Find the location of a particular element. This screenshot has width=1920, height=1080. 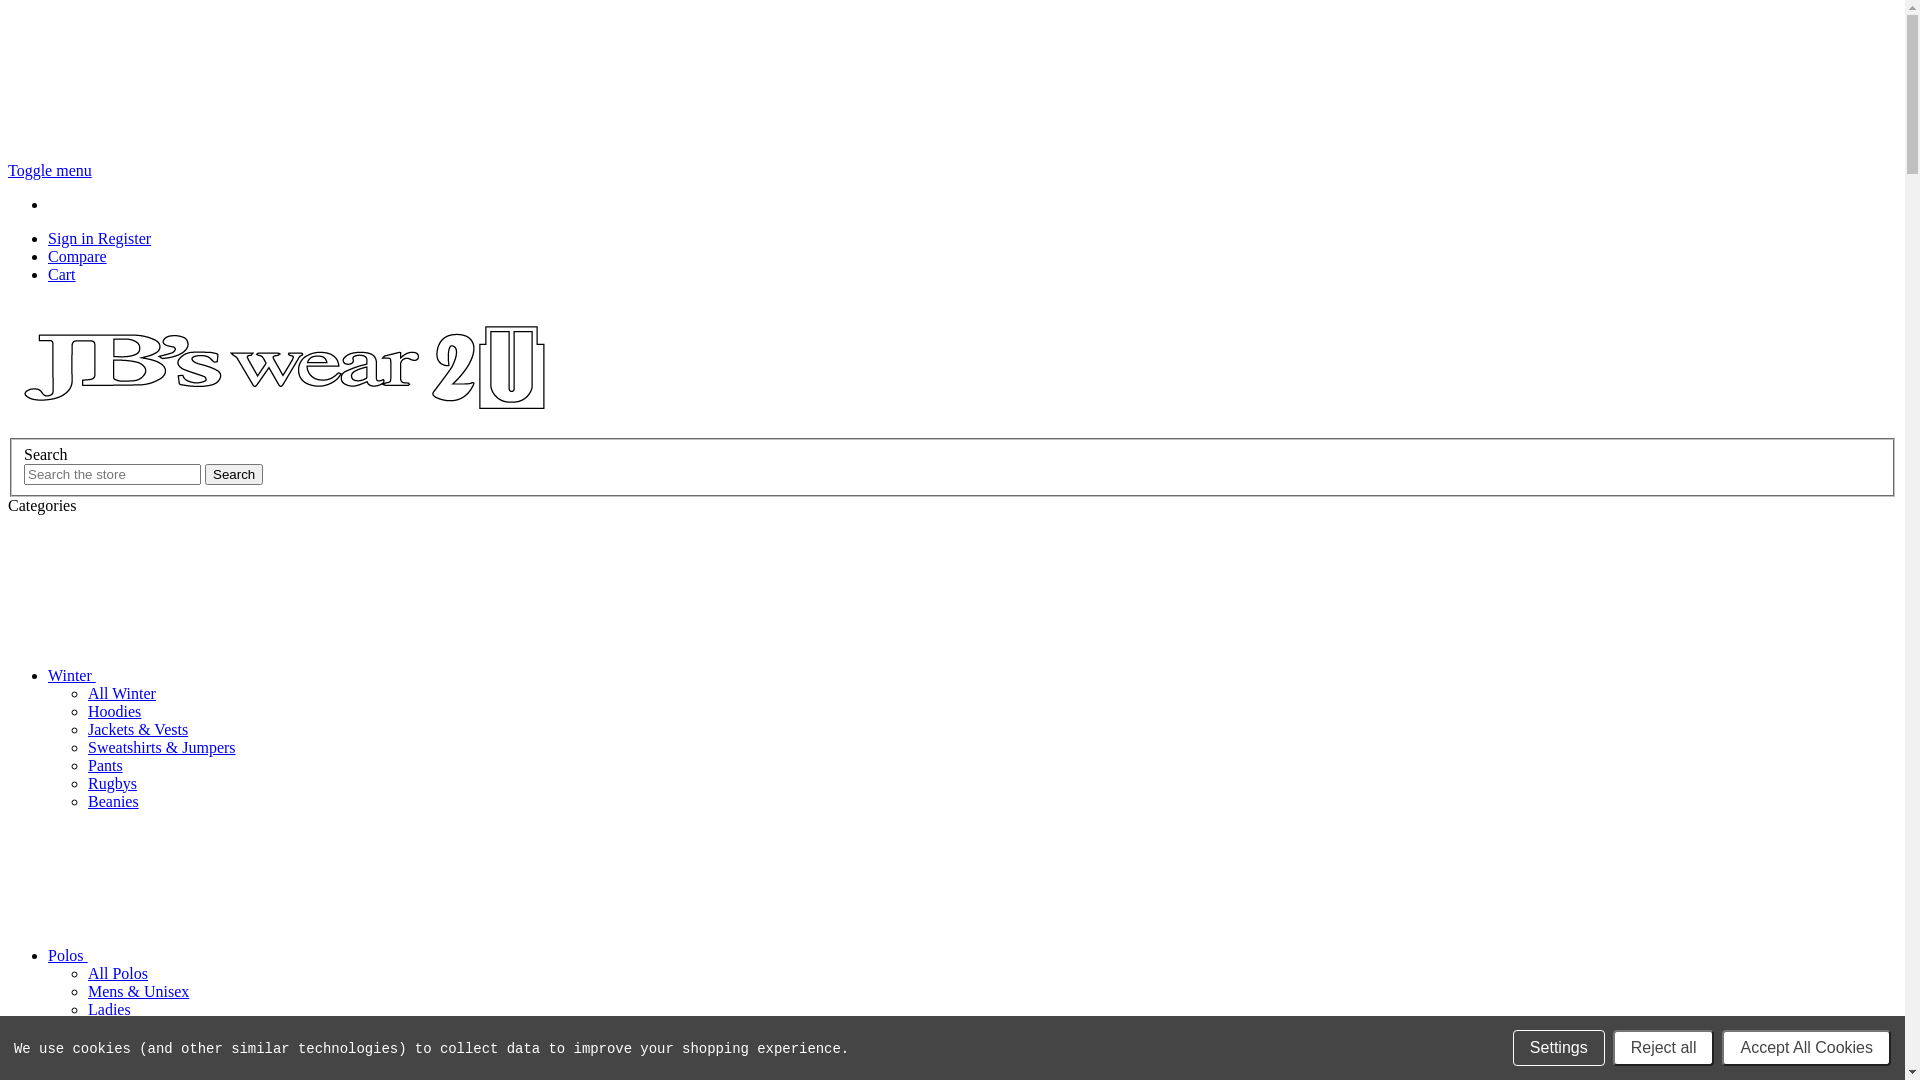

'Sign in' is located at coordinates (72, 237).